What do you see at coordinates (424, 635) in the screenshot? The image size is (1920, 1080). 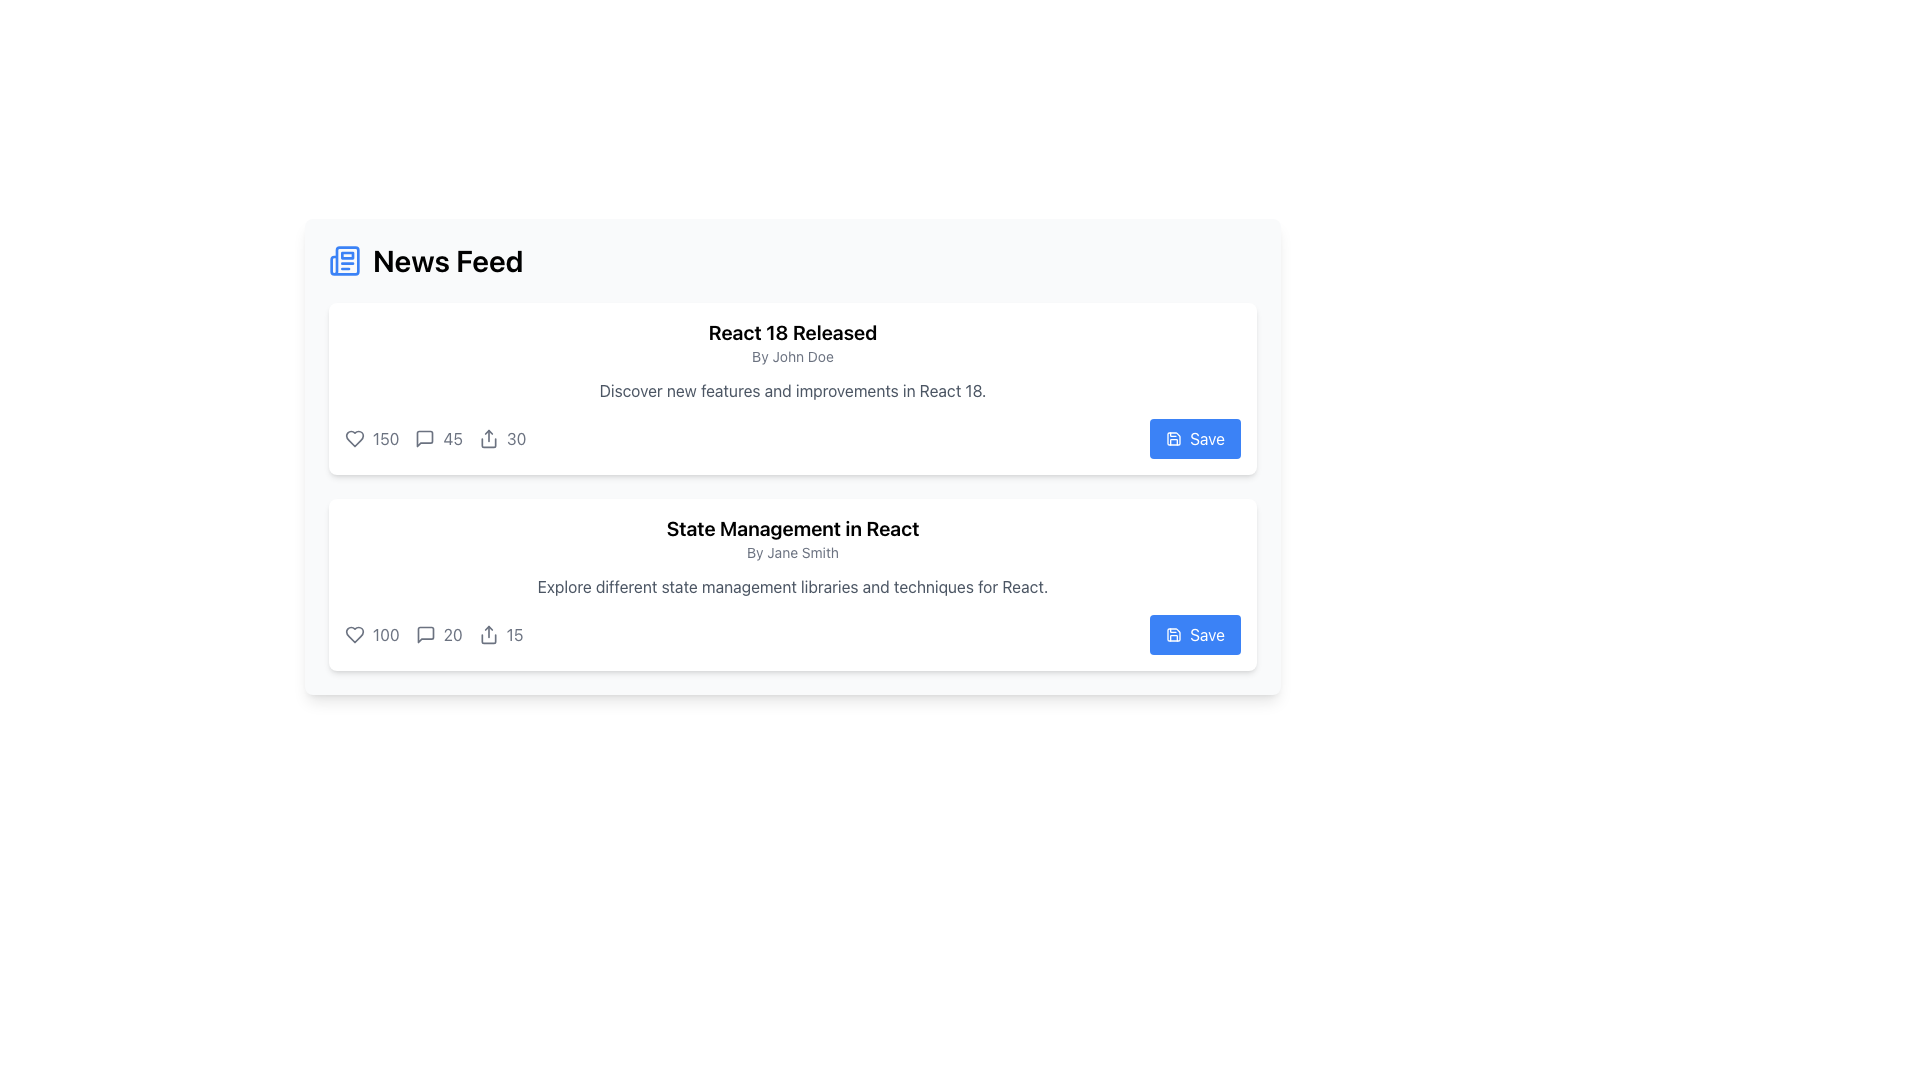 I see `the comment button located in the interaction bar below the post titled 'State Management in React'` at bounding box center [424, 635].